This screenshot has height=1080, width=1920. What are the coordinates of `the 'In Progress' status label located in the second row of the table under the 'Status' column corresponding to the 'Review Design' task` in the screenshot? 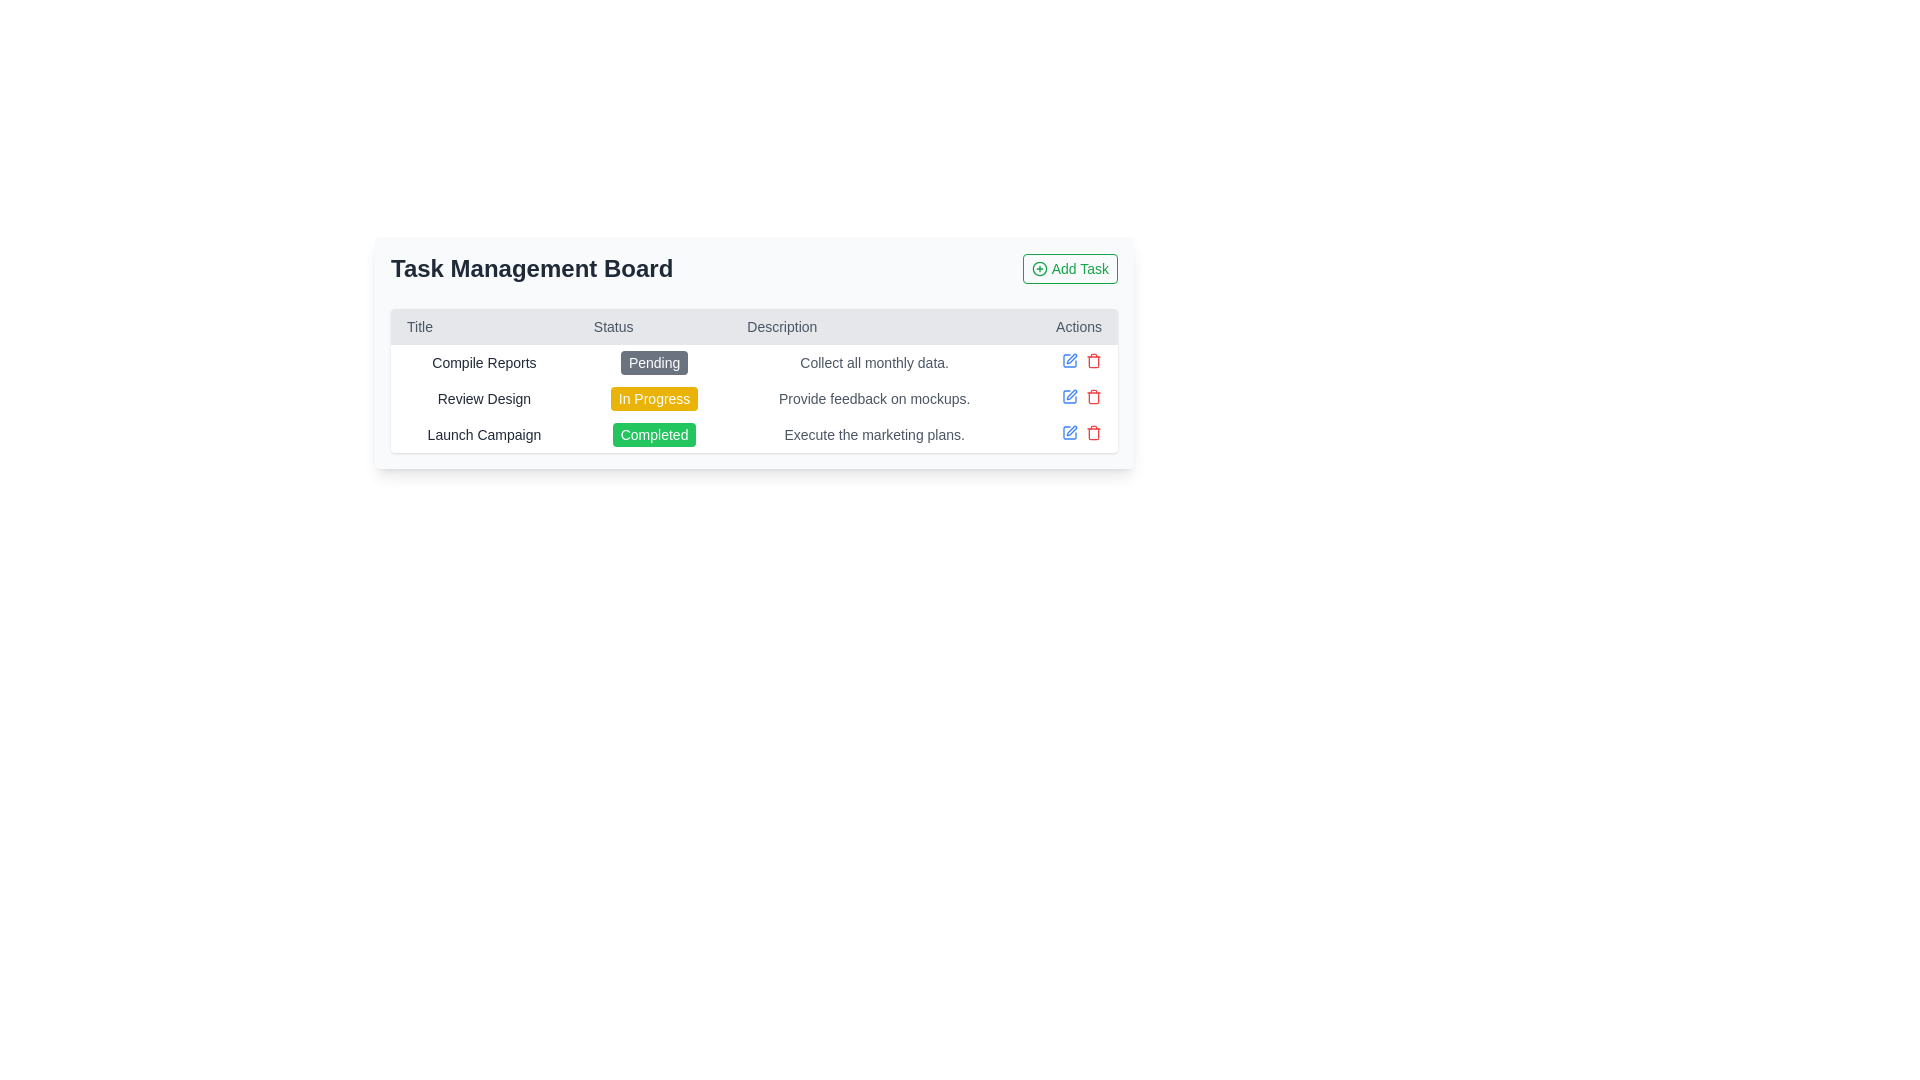 It's located at (654, 398).